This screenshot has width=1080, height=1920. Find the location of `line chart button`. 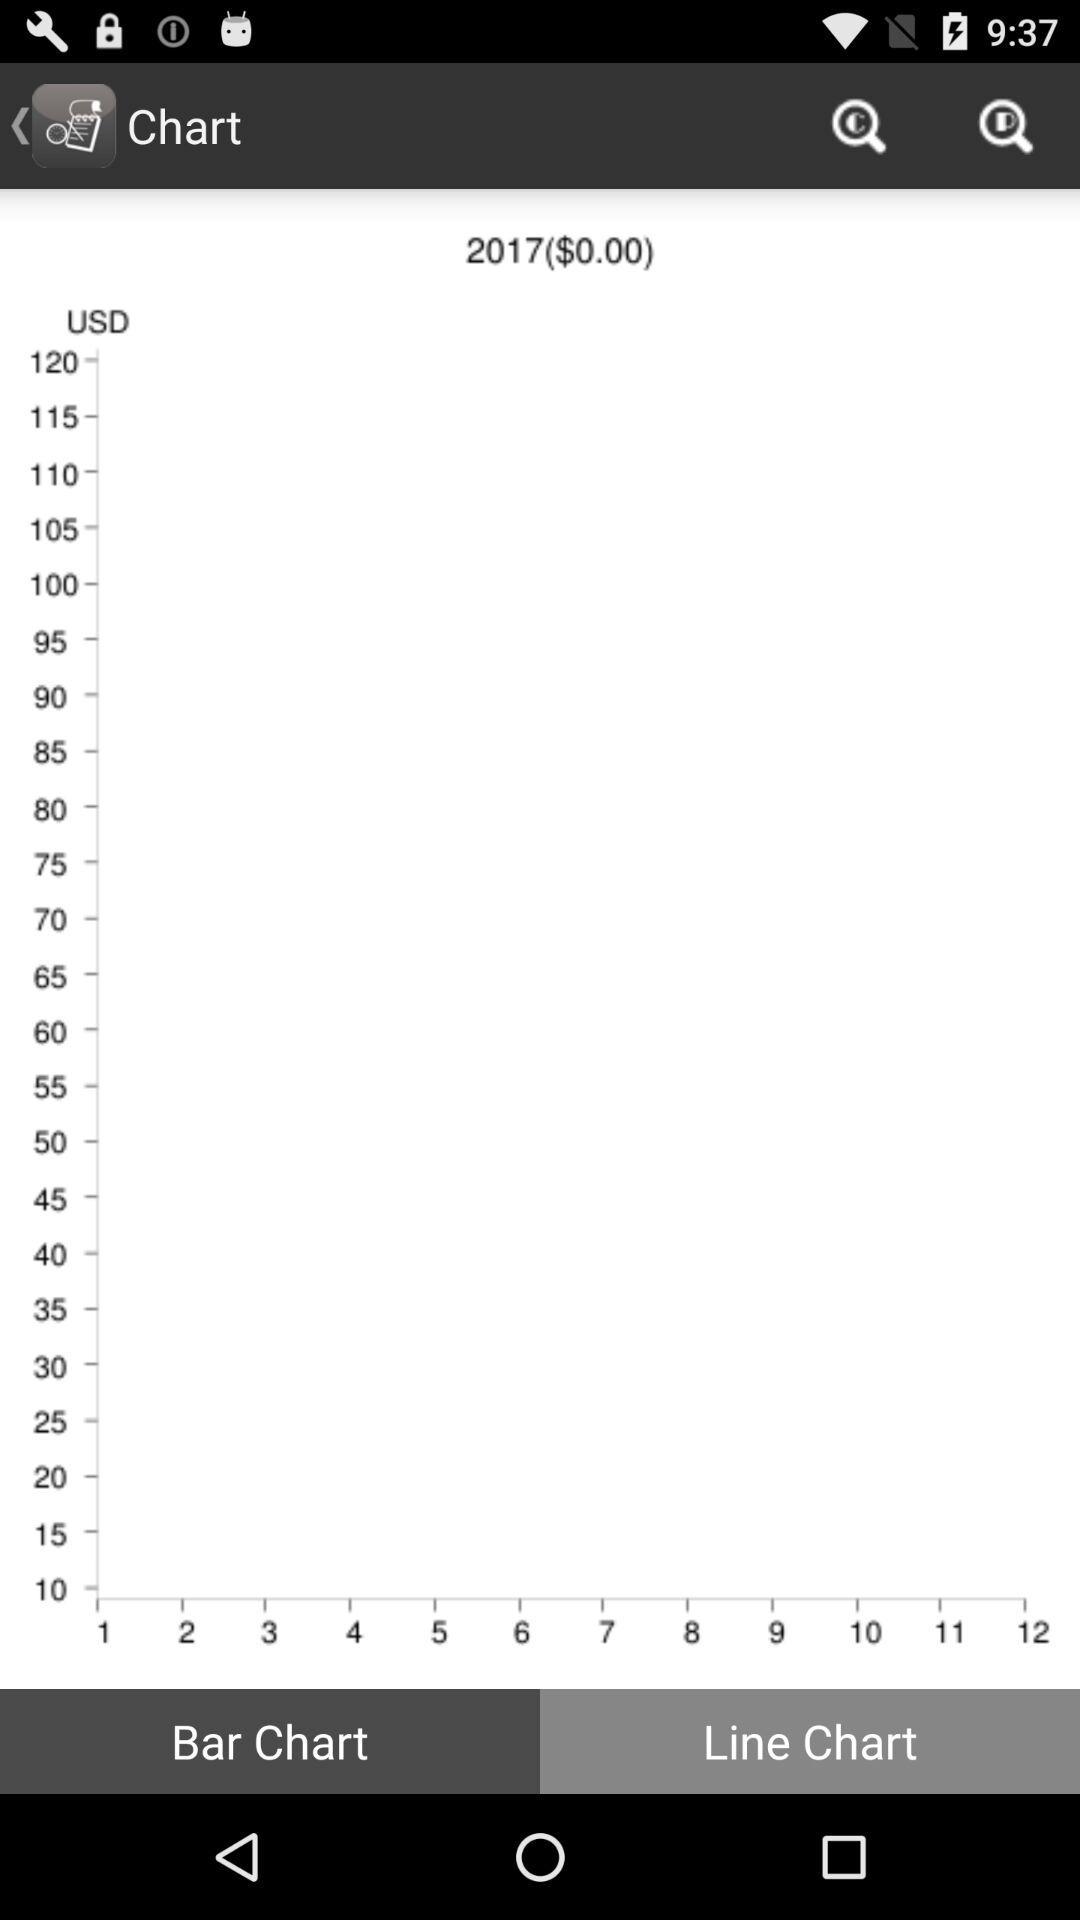

line chart button is located at coordinates (810, 1740).